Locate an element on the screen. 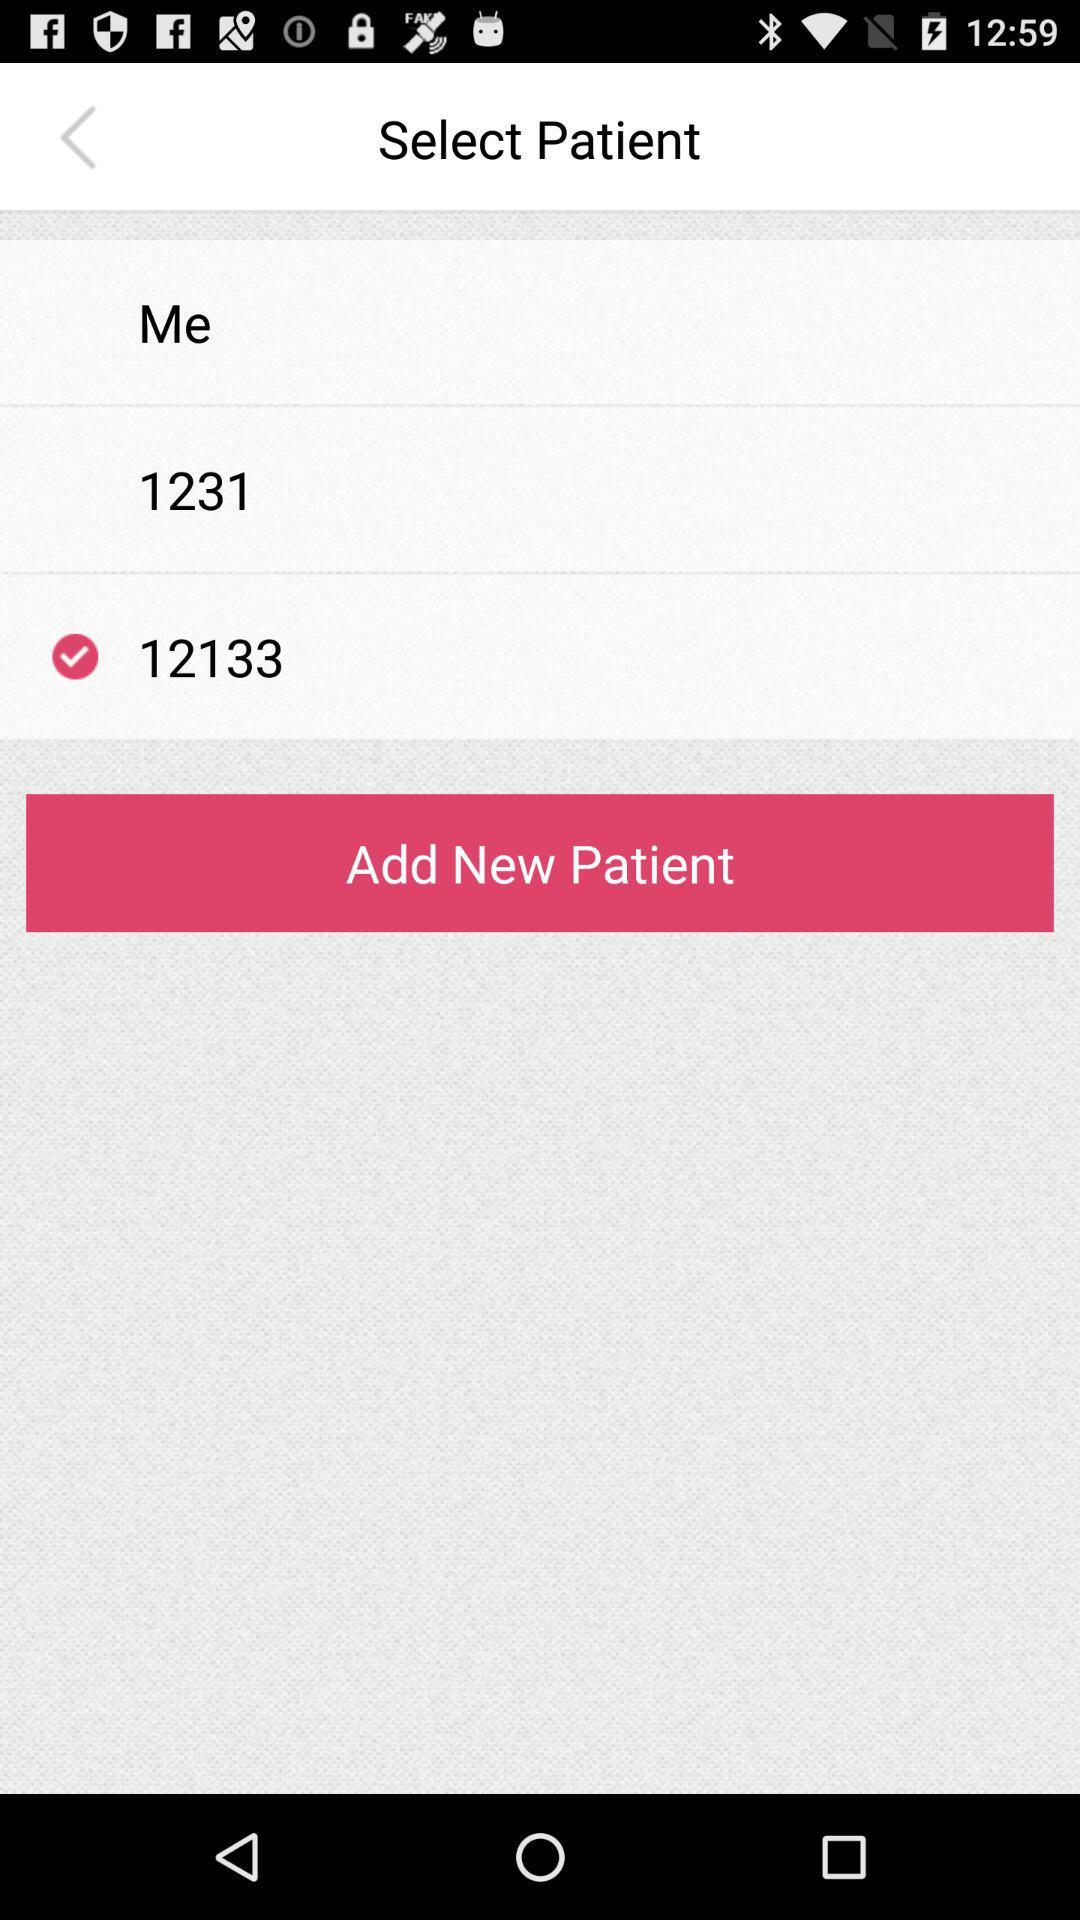 Image resolution: width=1080 pixels, height=1920 pixels. app next to the 12133 icon is located at coordinates (74, 656).